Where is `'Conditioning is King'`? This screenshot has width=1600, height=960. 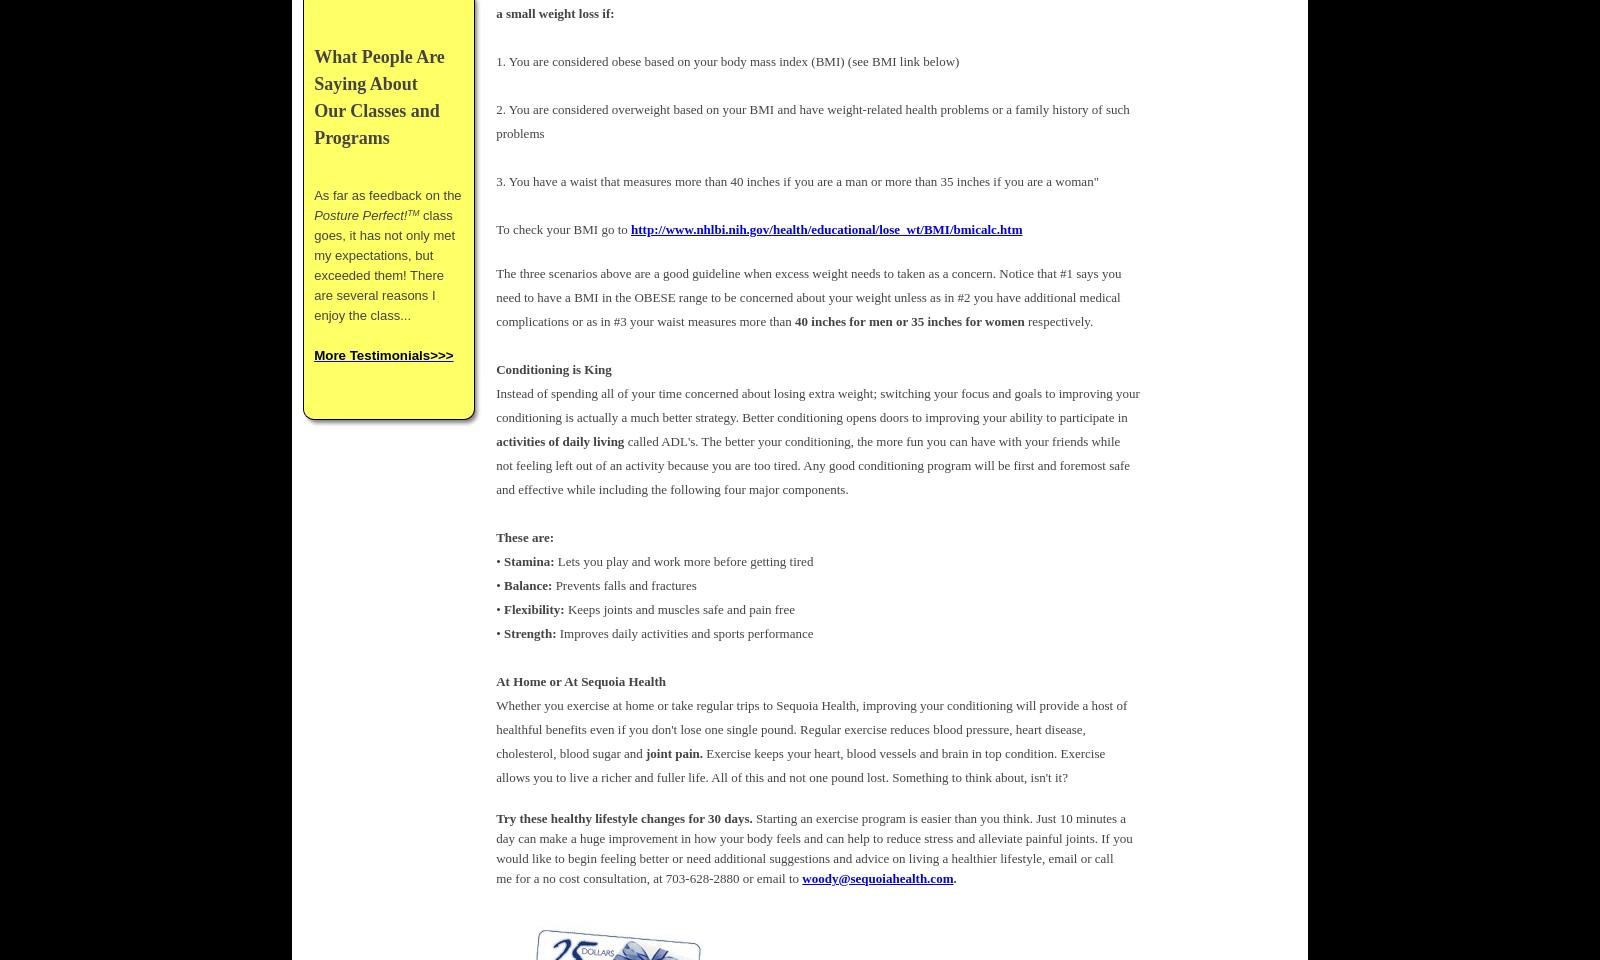
'Conditioning is King' is located at coordinates (495, 367).